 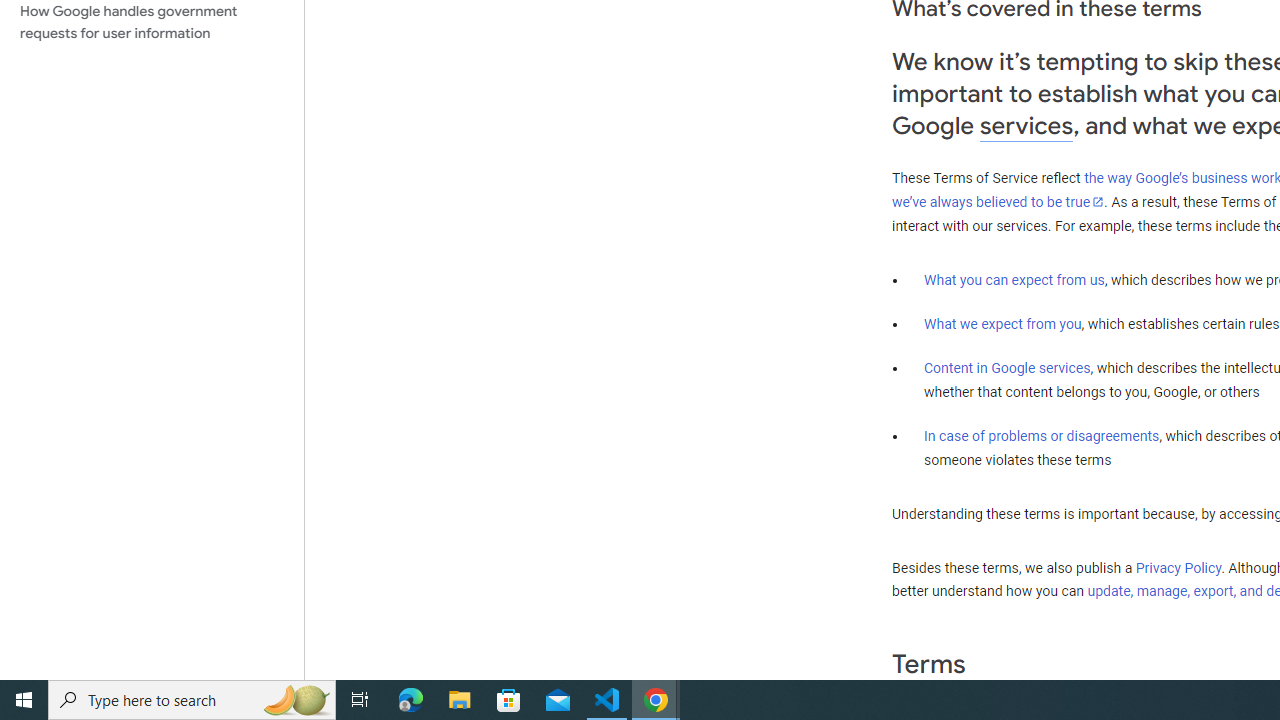 I want to click on 'Content in Google services', so click(x=1007, y=368).